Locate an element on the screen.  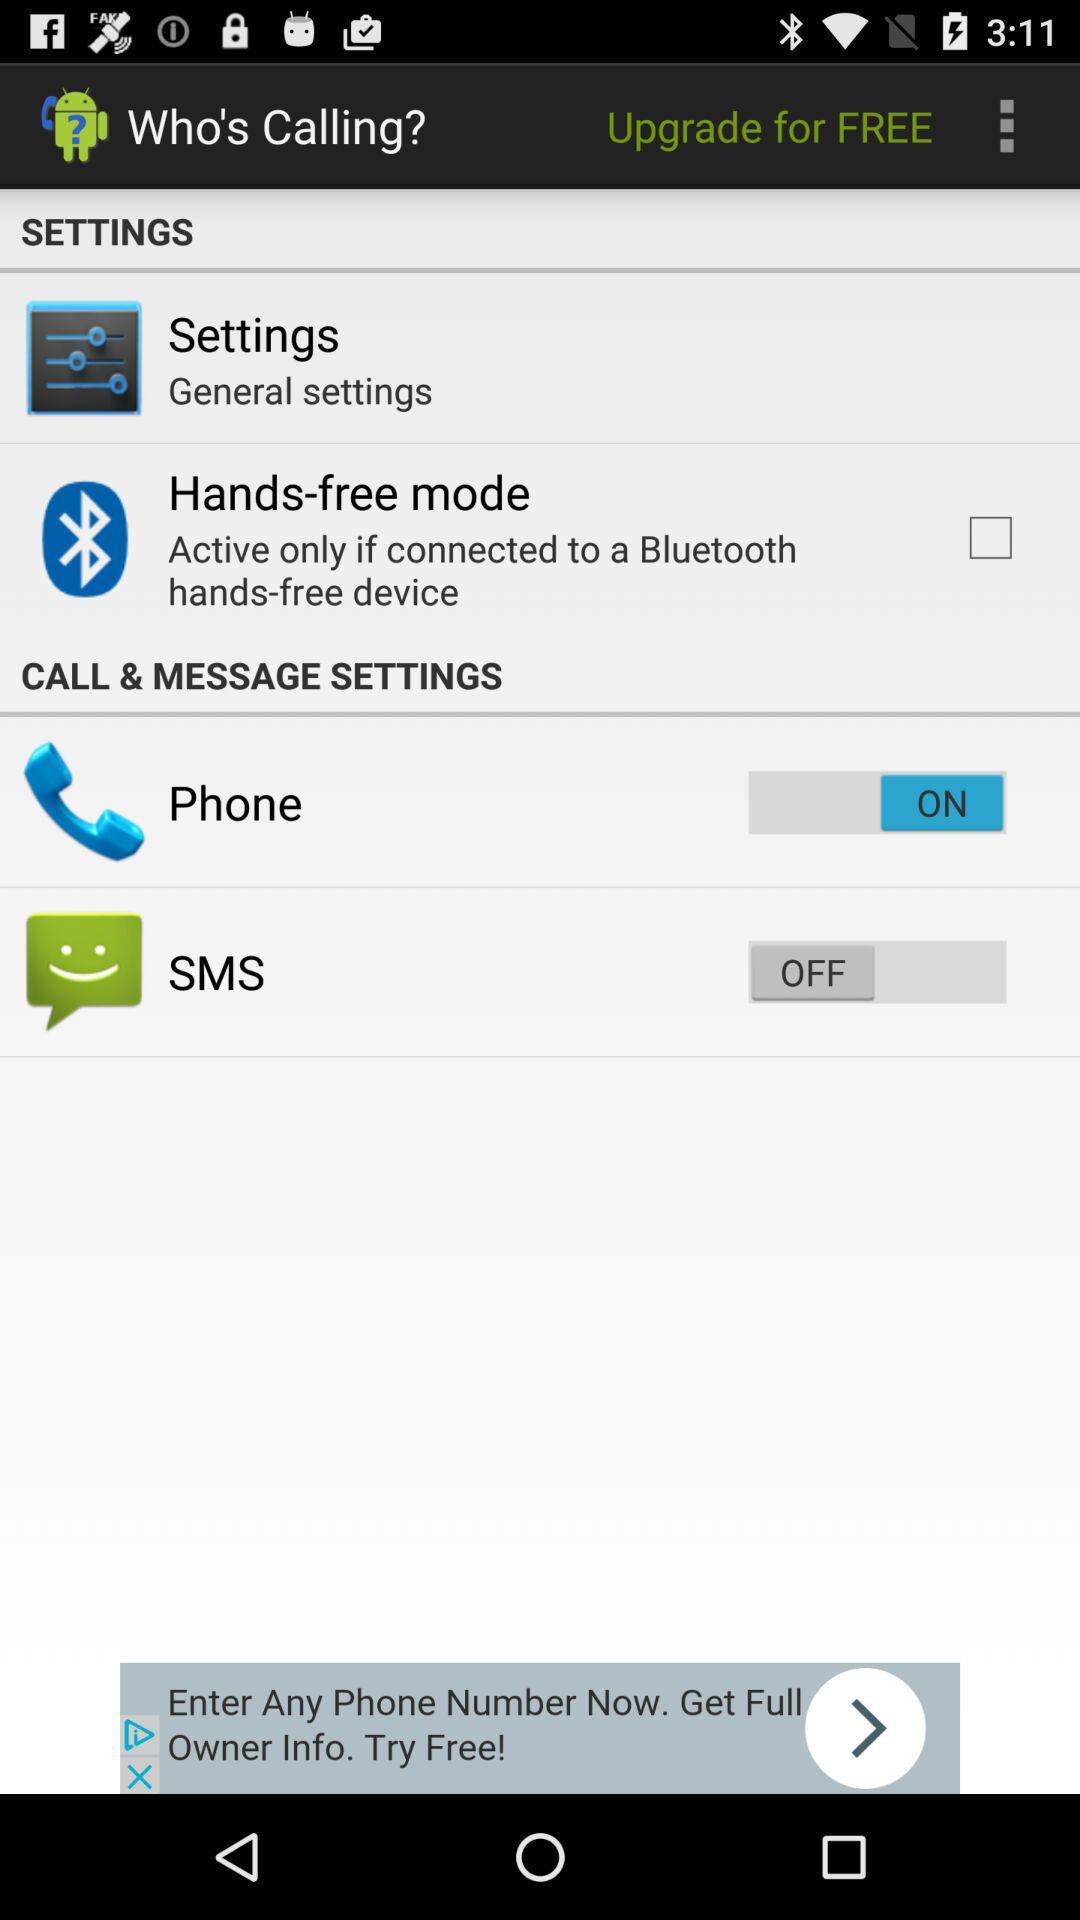
off is located at coordinates (876, 971).